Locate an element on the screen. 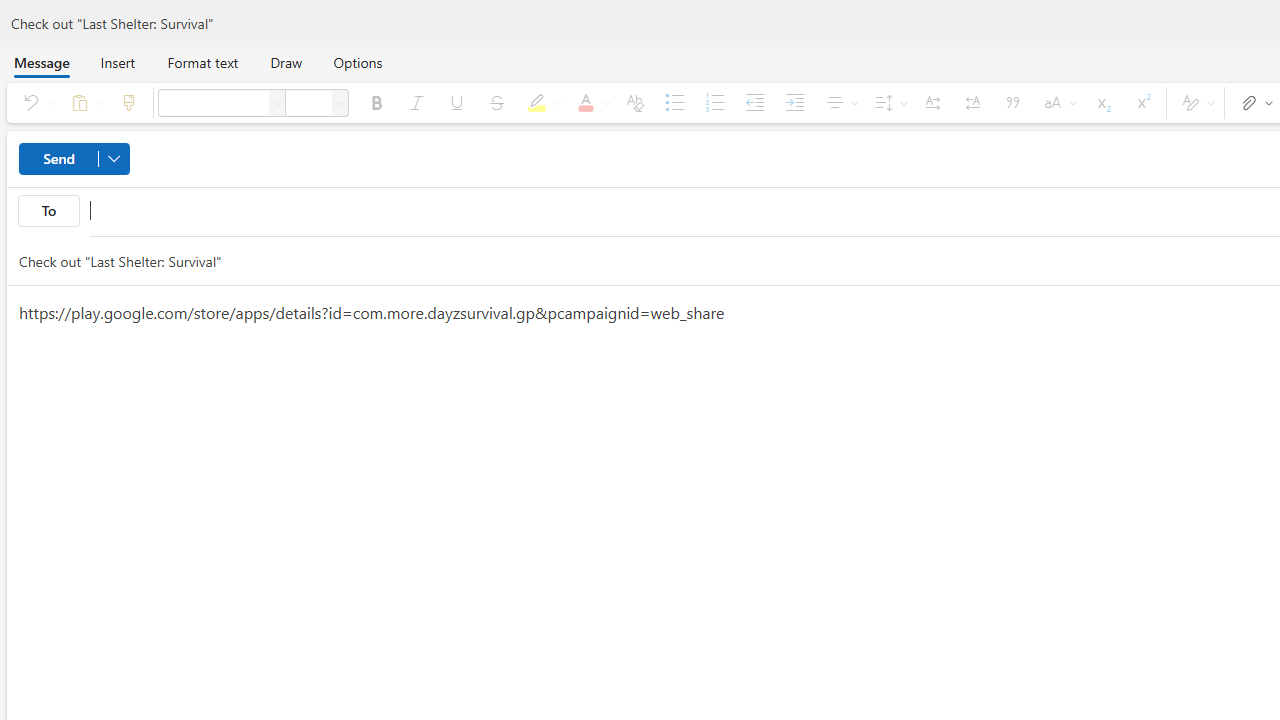 The image size is (1280, 720). 'Format painter' is located at coordinates (127, 102).